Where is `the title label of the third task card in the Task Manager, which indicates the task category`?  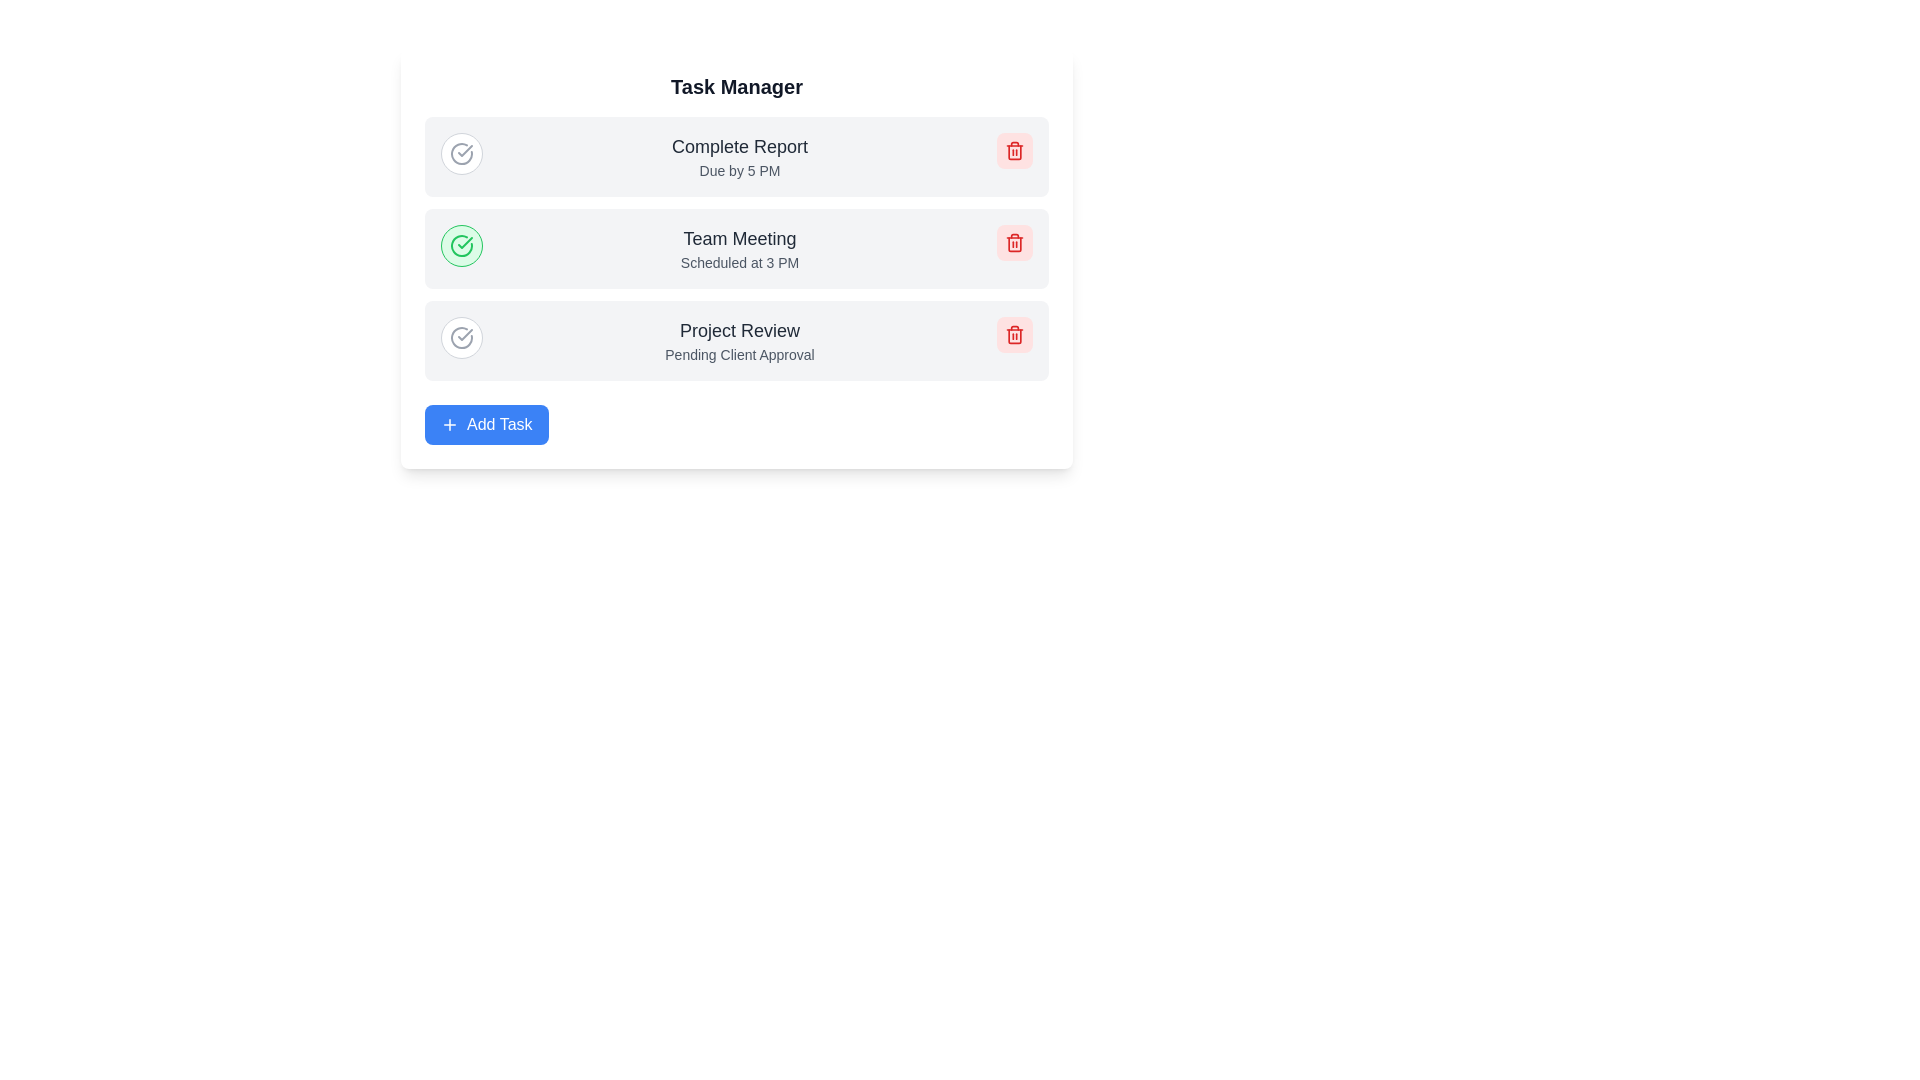
the title label of the third task card in the Task Manager, which indicates the task category is located at coordinates (738, 330).